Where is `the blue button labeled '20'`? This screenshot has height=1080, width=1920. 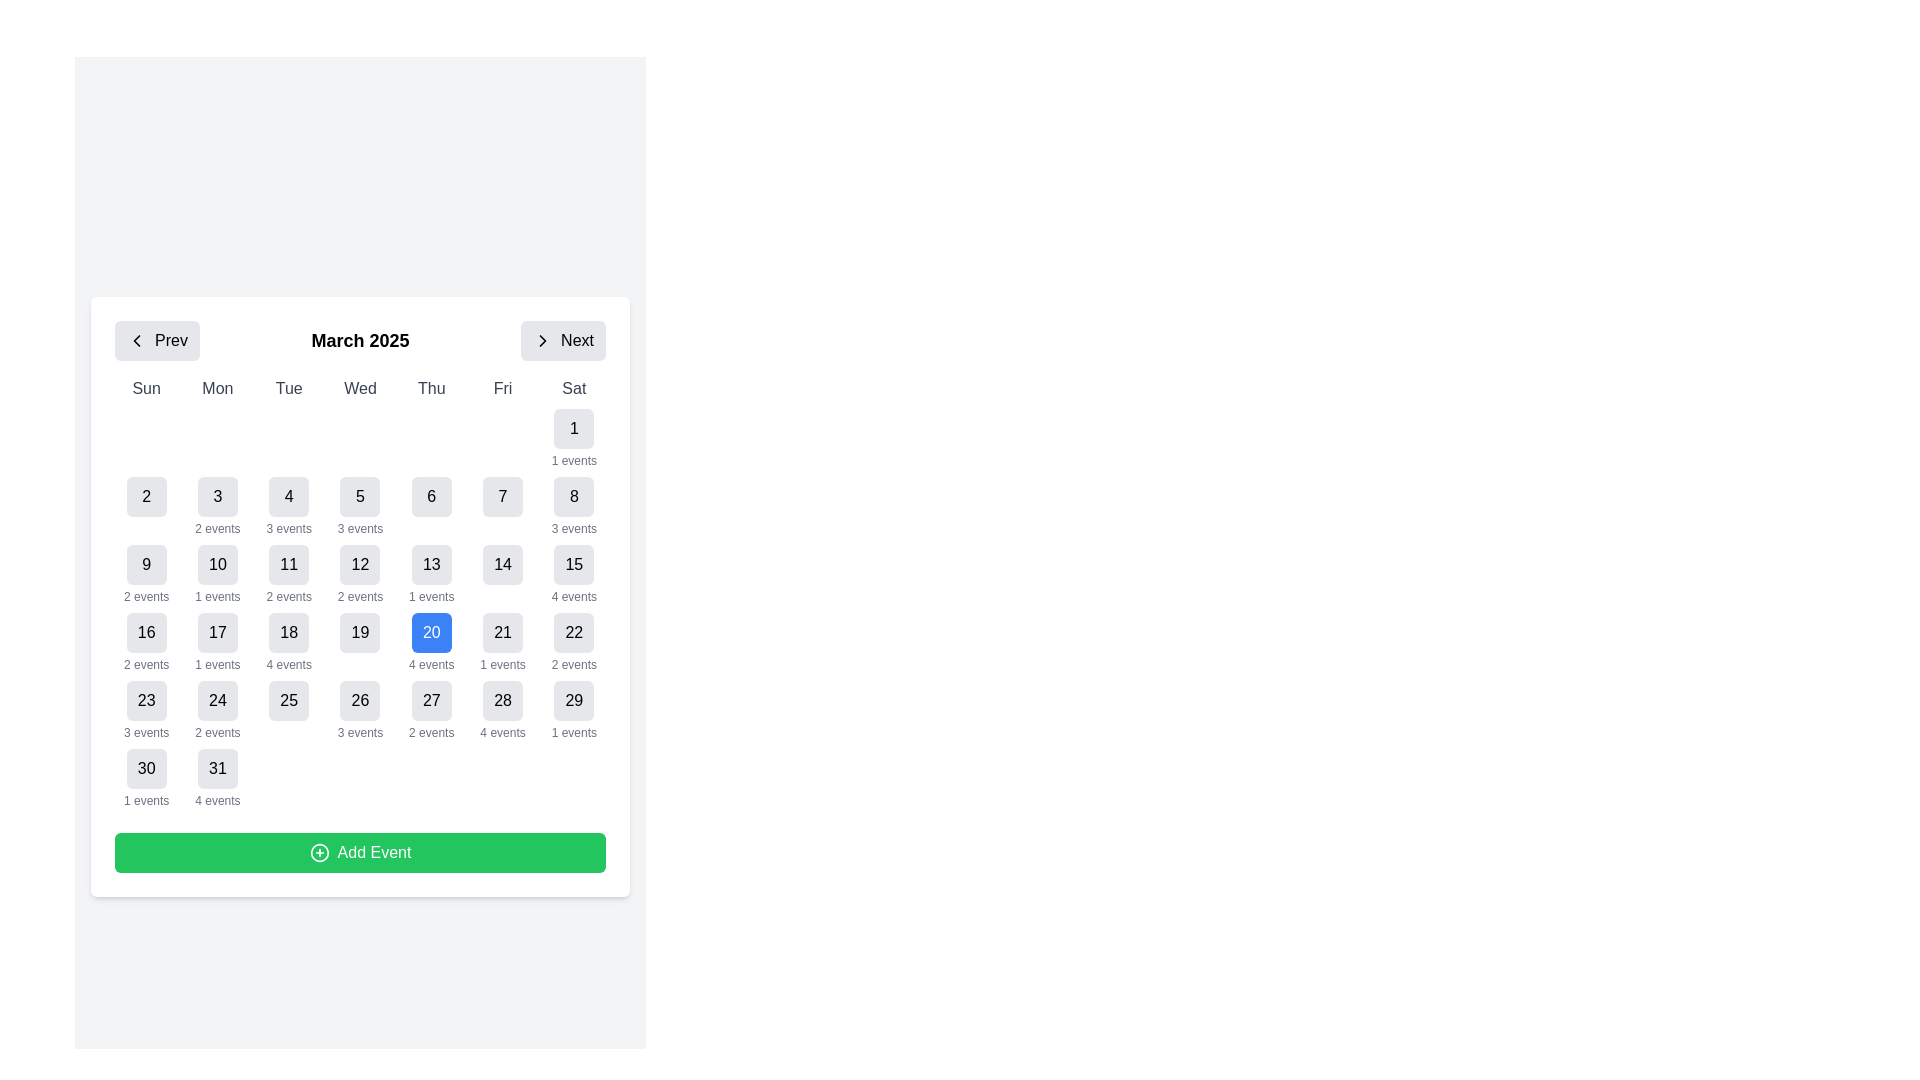
the blue button labeled '20' is located at coordinates (430, 632).